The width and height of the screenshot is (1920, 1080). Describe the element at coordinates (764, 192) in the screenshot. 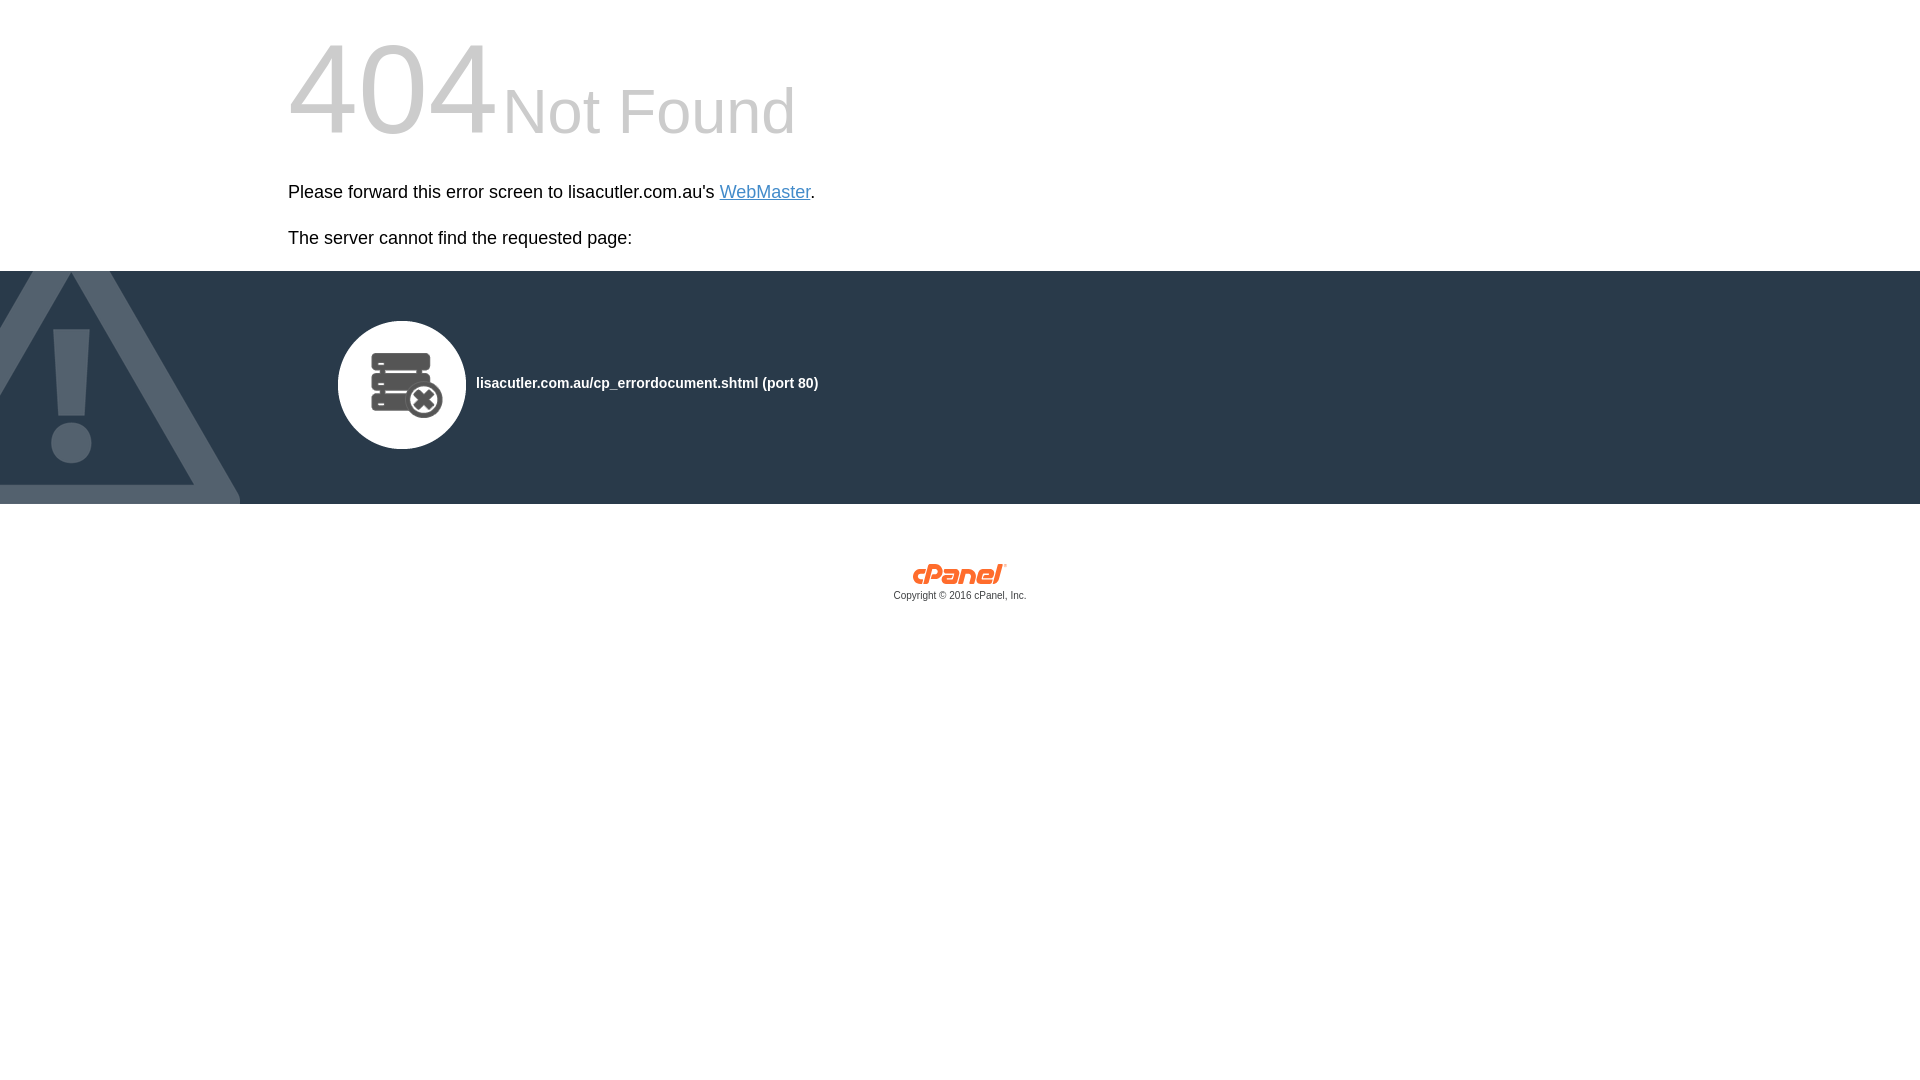

I see `'WebMaster'` at that location.